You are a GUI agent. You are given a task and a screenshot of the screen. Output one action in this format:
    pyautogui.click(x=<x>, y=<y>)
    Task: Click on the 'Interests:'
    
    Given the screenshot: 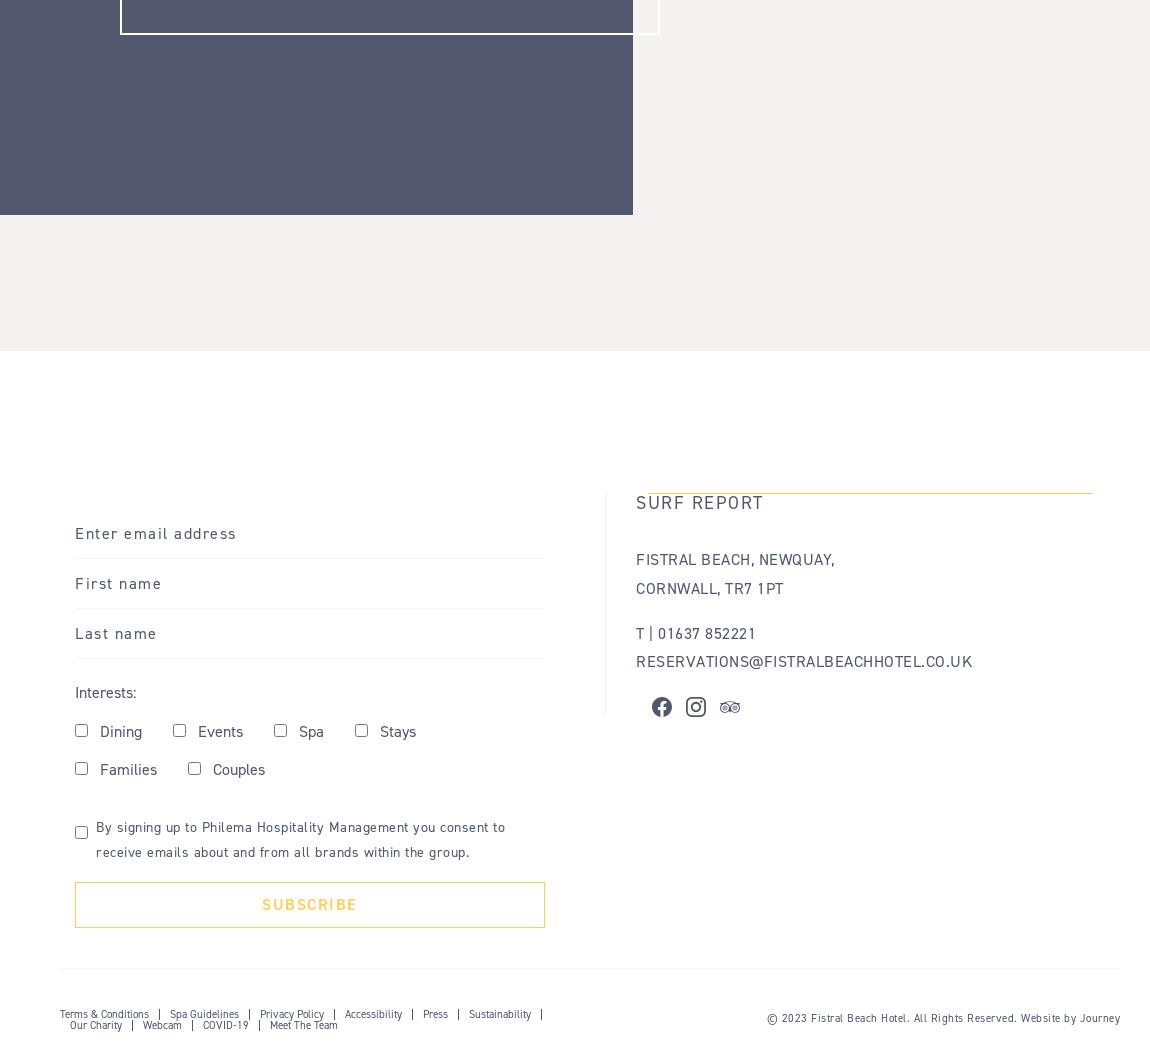 What is the action you would take?
    pyautogui.click(x=104, y=690)
    